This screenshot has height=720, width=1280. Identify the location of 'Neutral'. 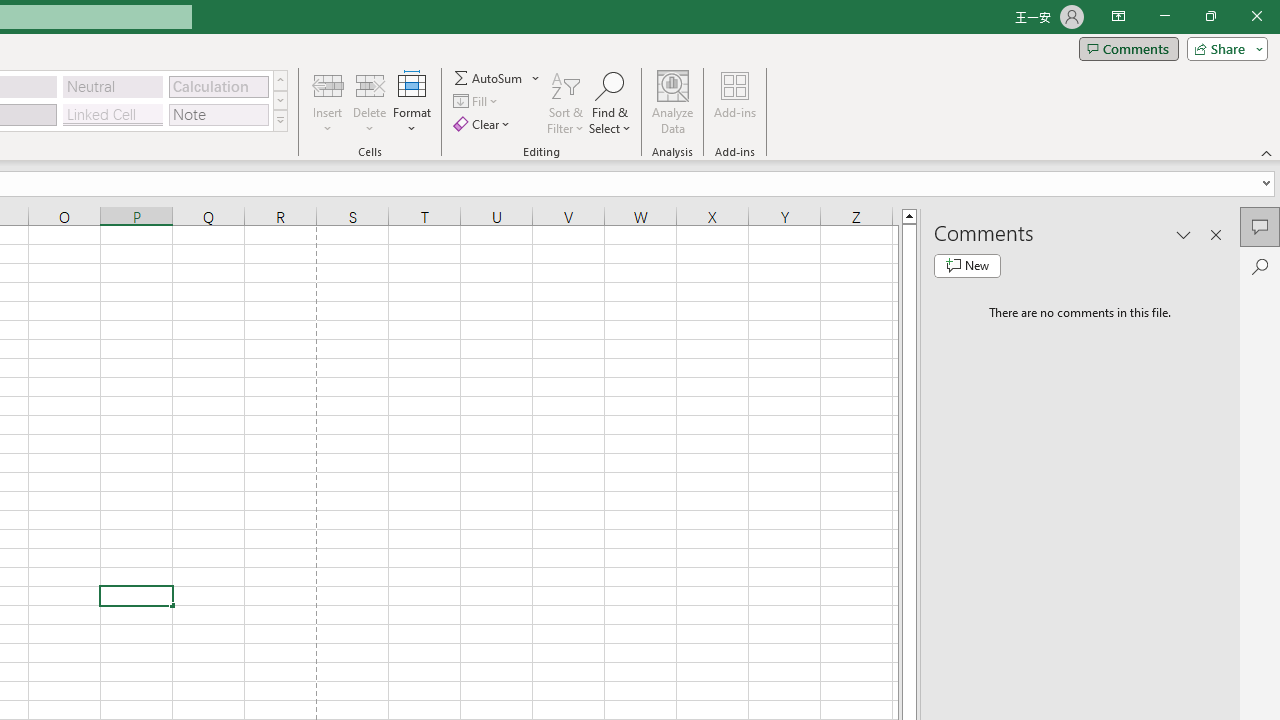
(112, 85).